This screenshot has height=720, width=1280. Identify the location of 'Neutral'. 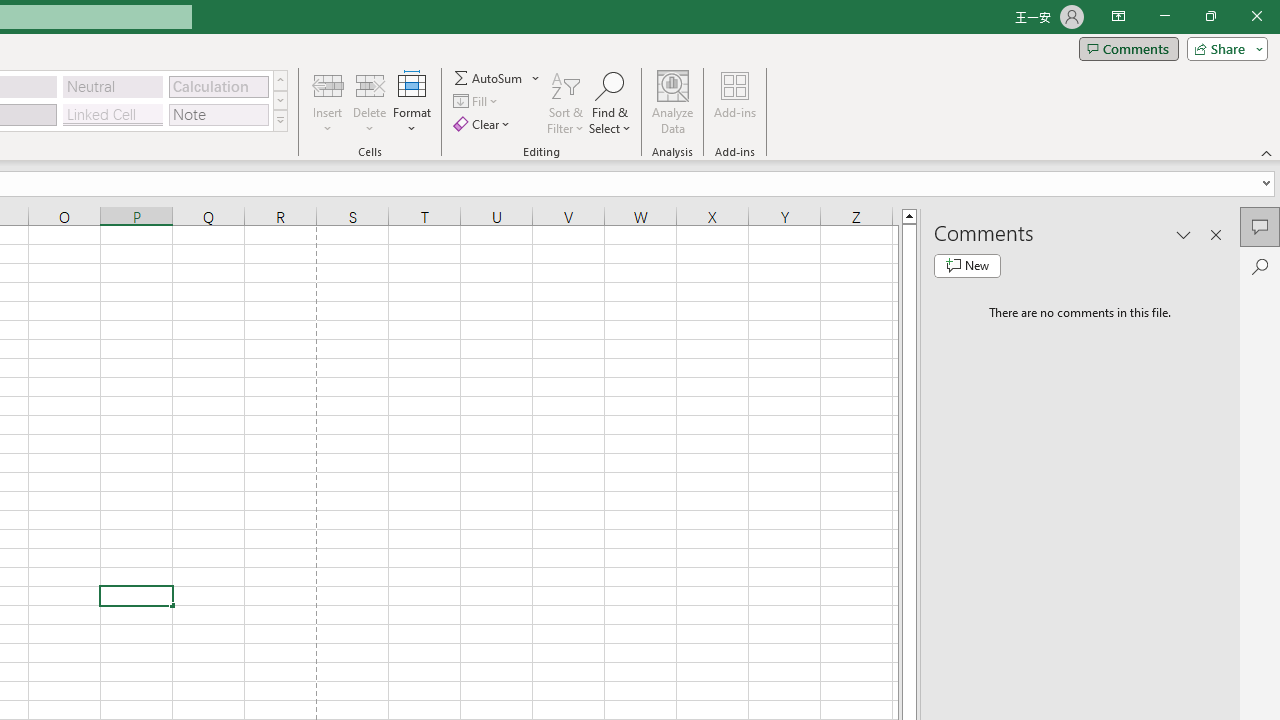
(112, 85).